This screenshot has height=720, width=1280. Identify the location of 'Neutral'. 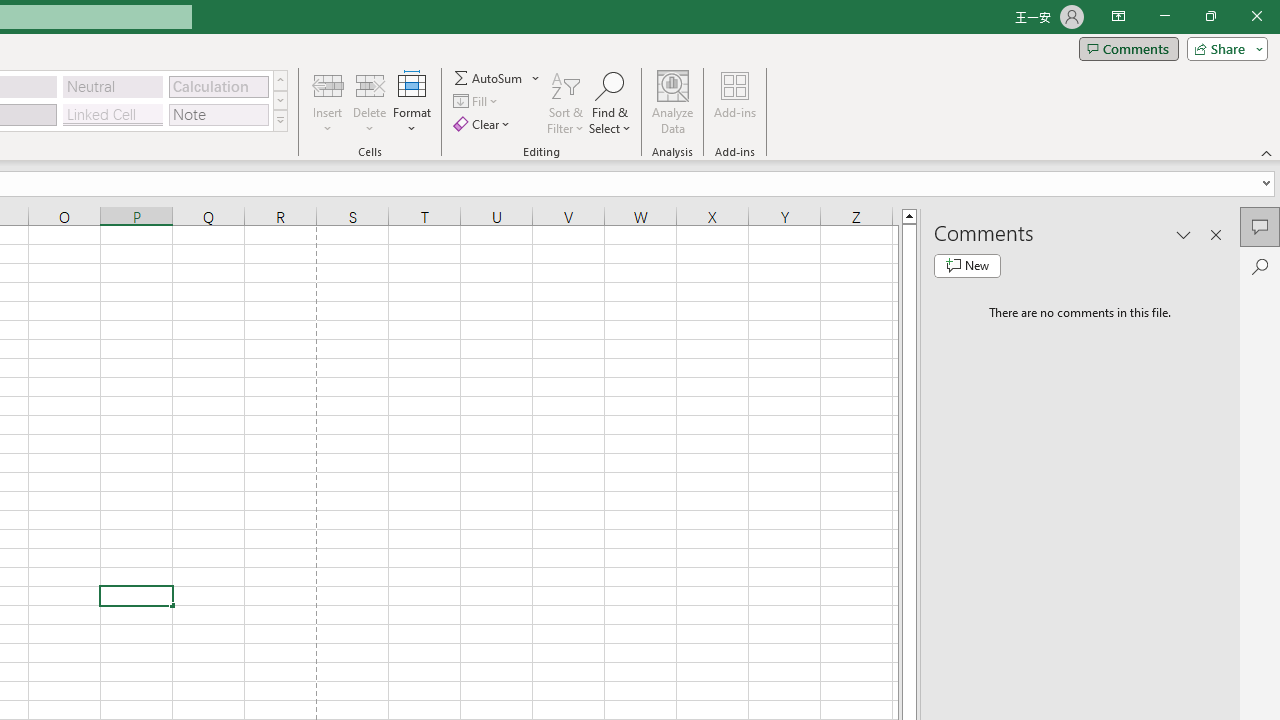
(112, 85).